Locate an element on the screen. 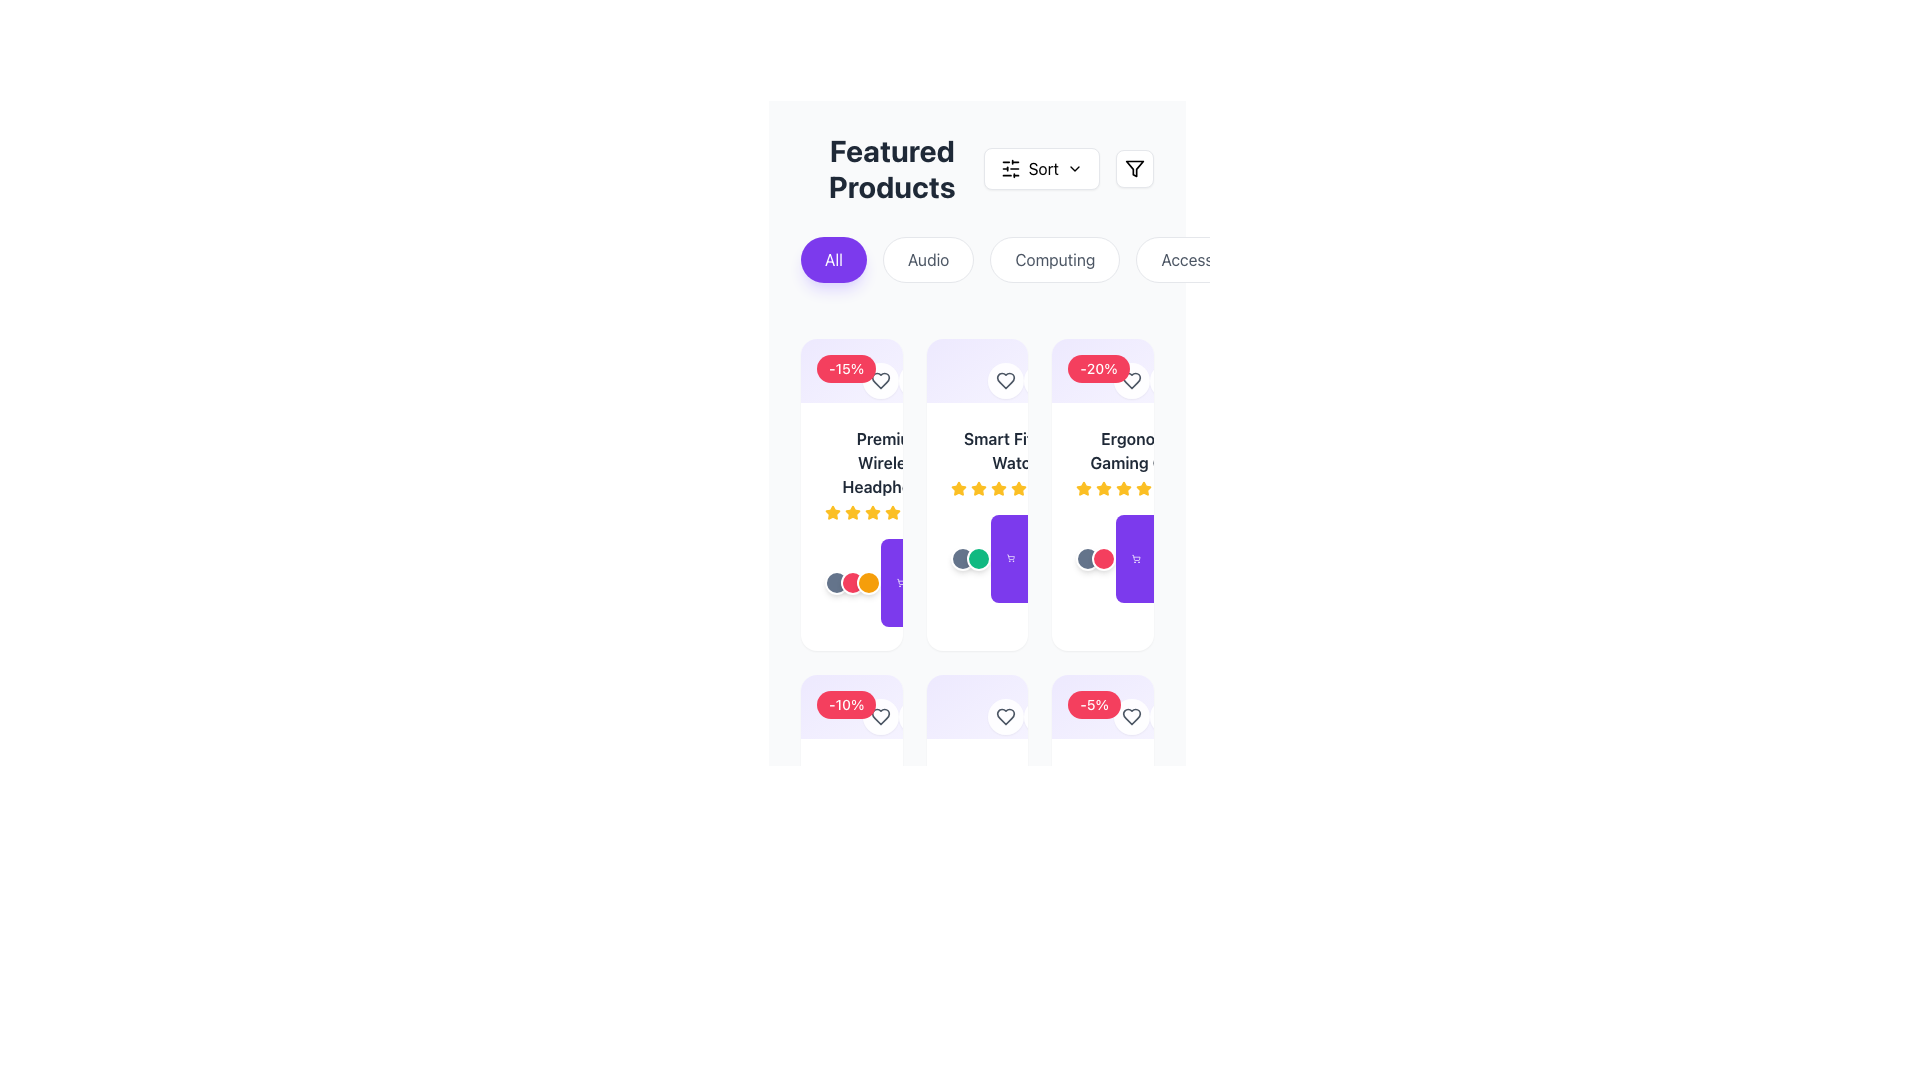  text label that displays the word 'Sort', which is styled in bold typography and is centrally aligned with adjacent icons in the top section of the page is located at coordinates (1042, 168).